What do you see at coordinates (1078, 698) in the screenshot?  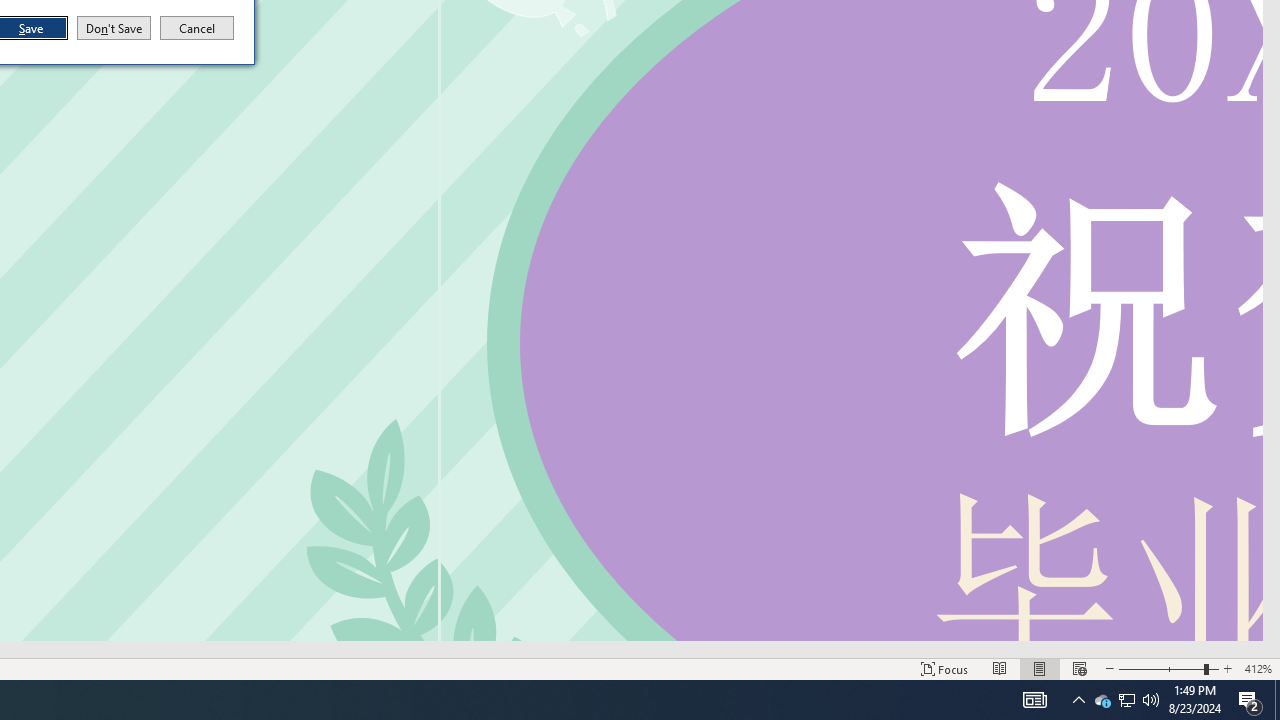 I see `'Notification Chevron'` at bounding box center [1078, 698].